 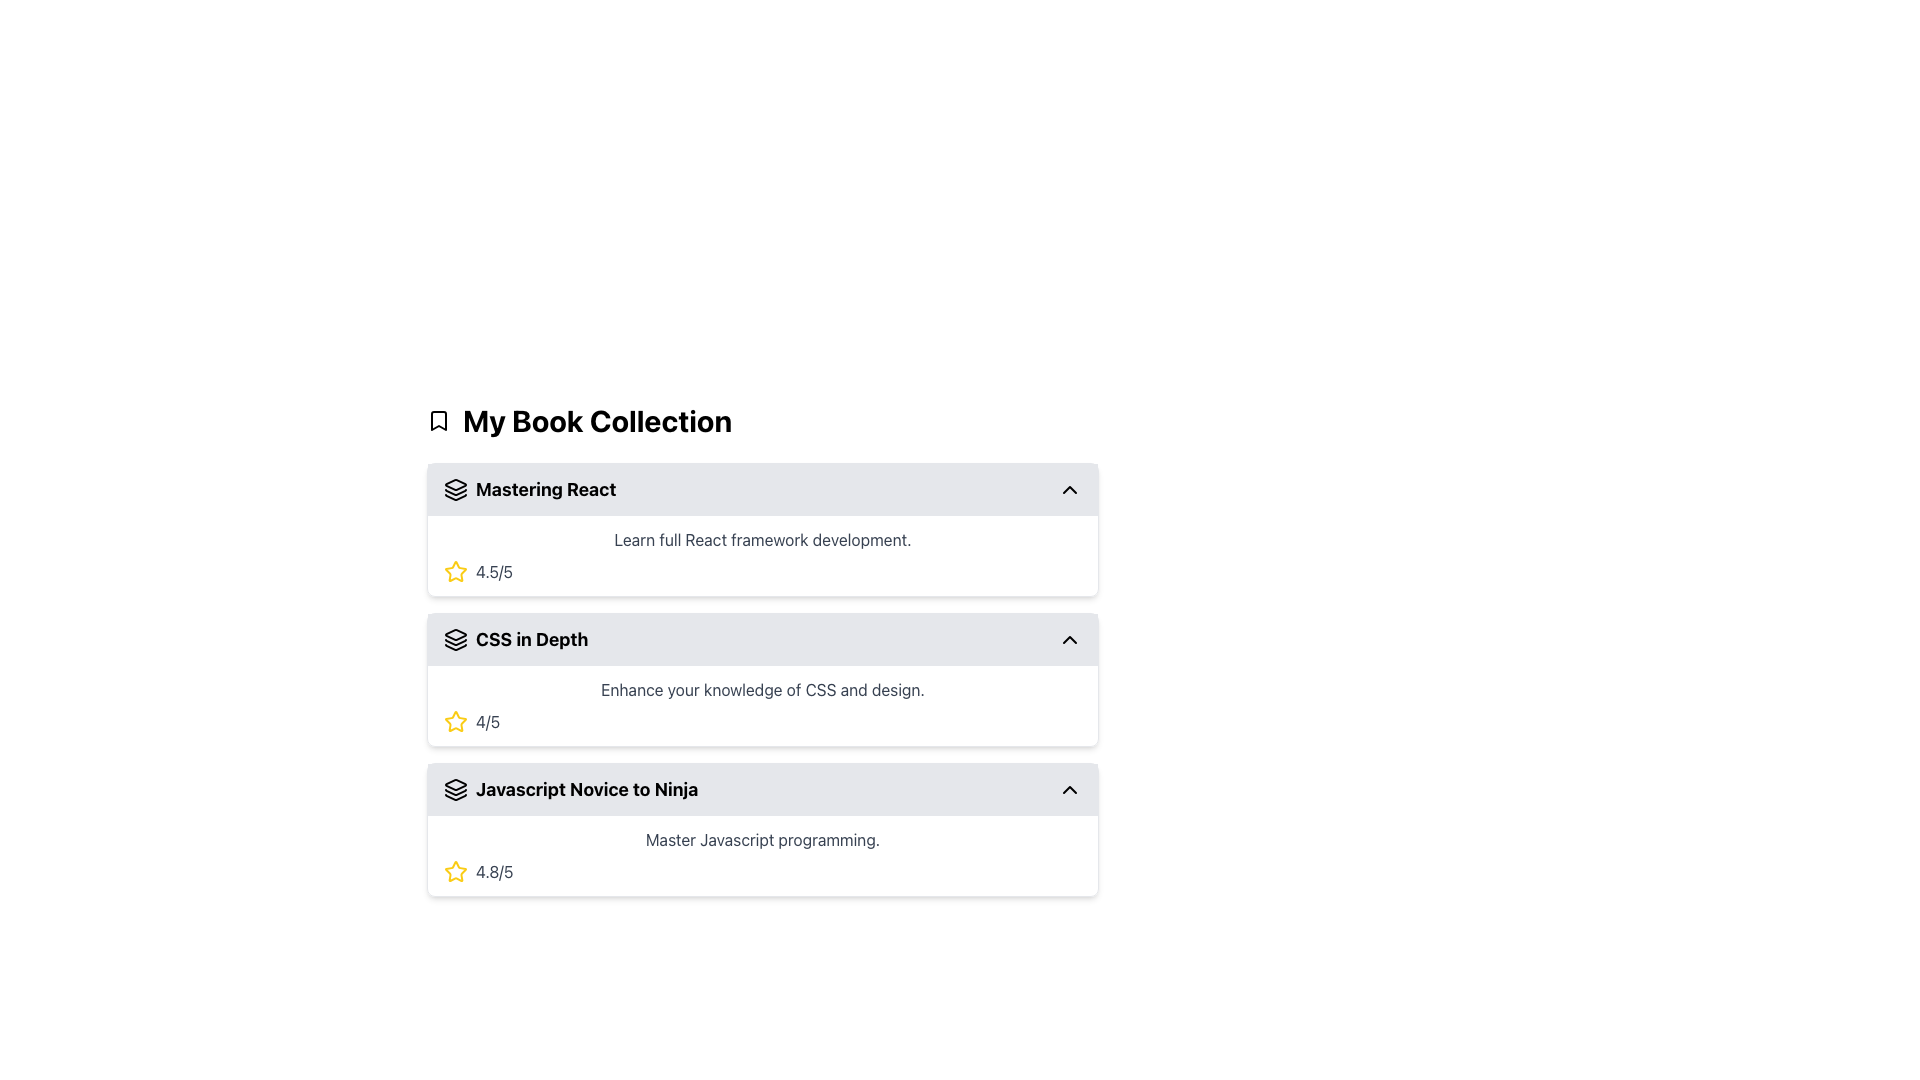 What do you see at coordinates (455, 571) in the screenshot?
I see `the star-shaped icon with a hollow center and yellow outline, which indicates a rating, located to the left of the score '4/5' and below the book title 'CSS in Depth.'` at bounding box center [455, 571].